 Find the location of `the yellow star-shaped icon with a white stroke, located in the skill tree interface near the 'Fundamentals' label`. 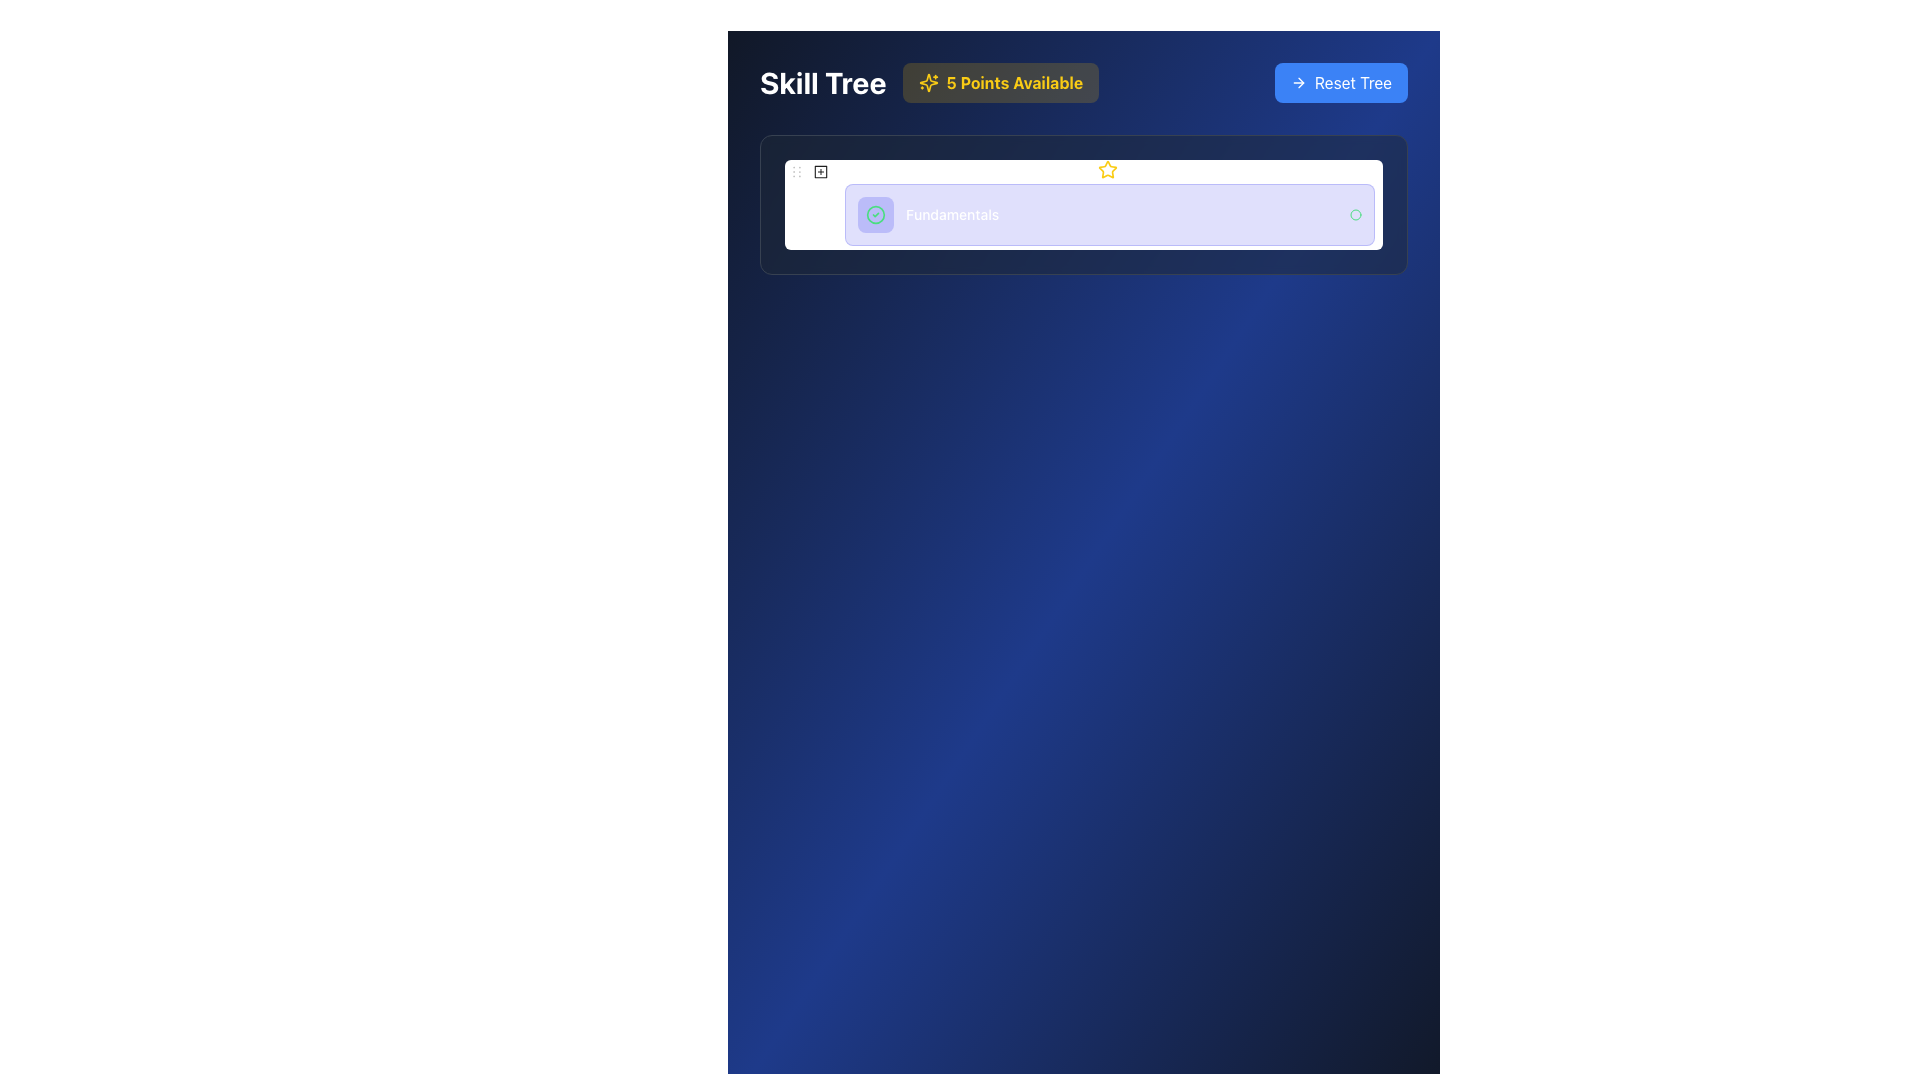

the yellow star-shaped icon with a white stroke, located in the skill tree interface near the 'Fundamentals' label is located at coordinates (1107, 168).